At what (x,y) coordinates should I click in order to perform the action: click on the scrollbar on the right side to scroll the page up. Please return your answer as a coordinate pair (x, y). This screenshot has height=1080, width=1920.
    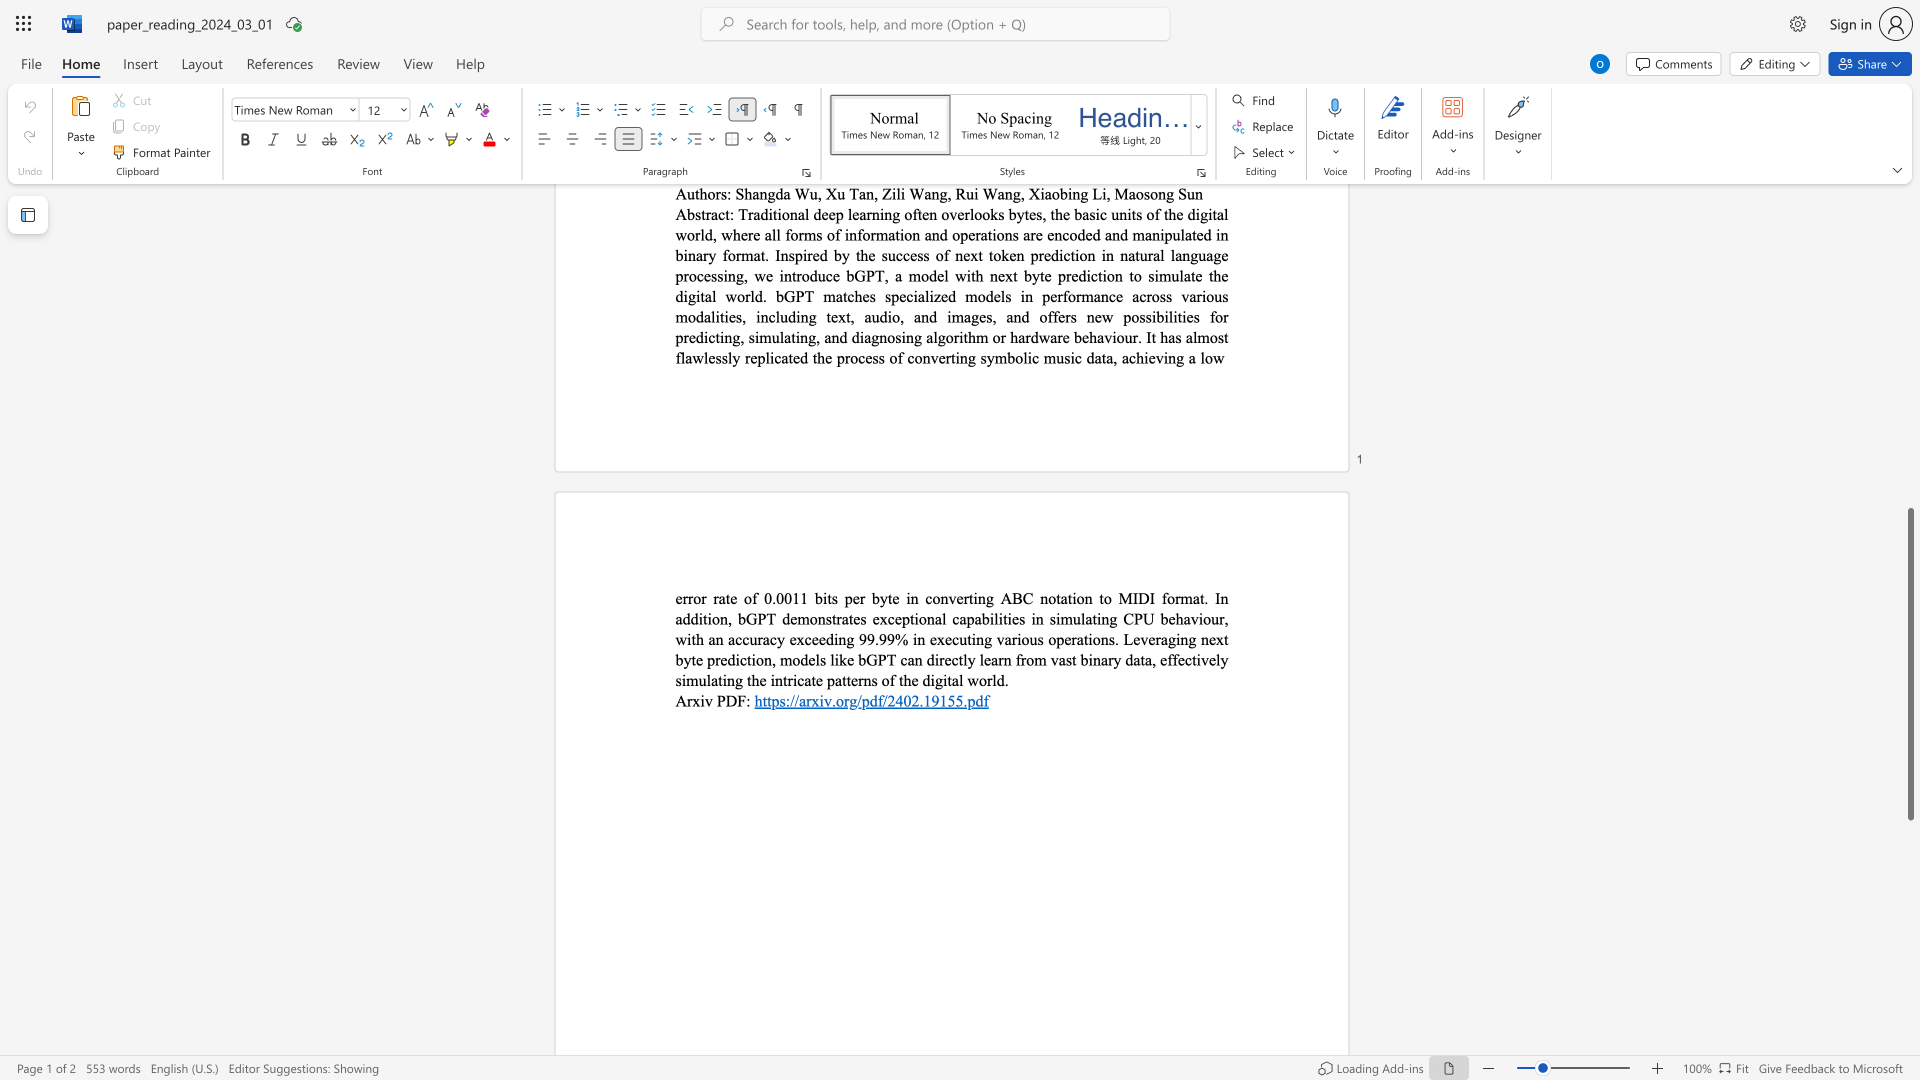
    Looking at the image, I should click on (1909, 459).